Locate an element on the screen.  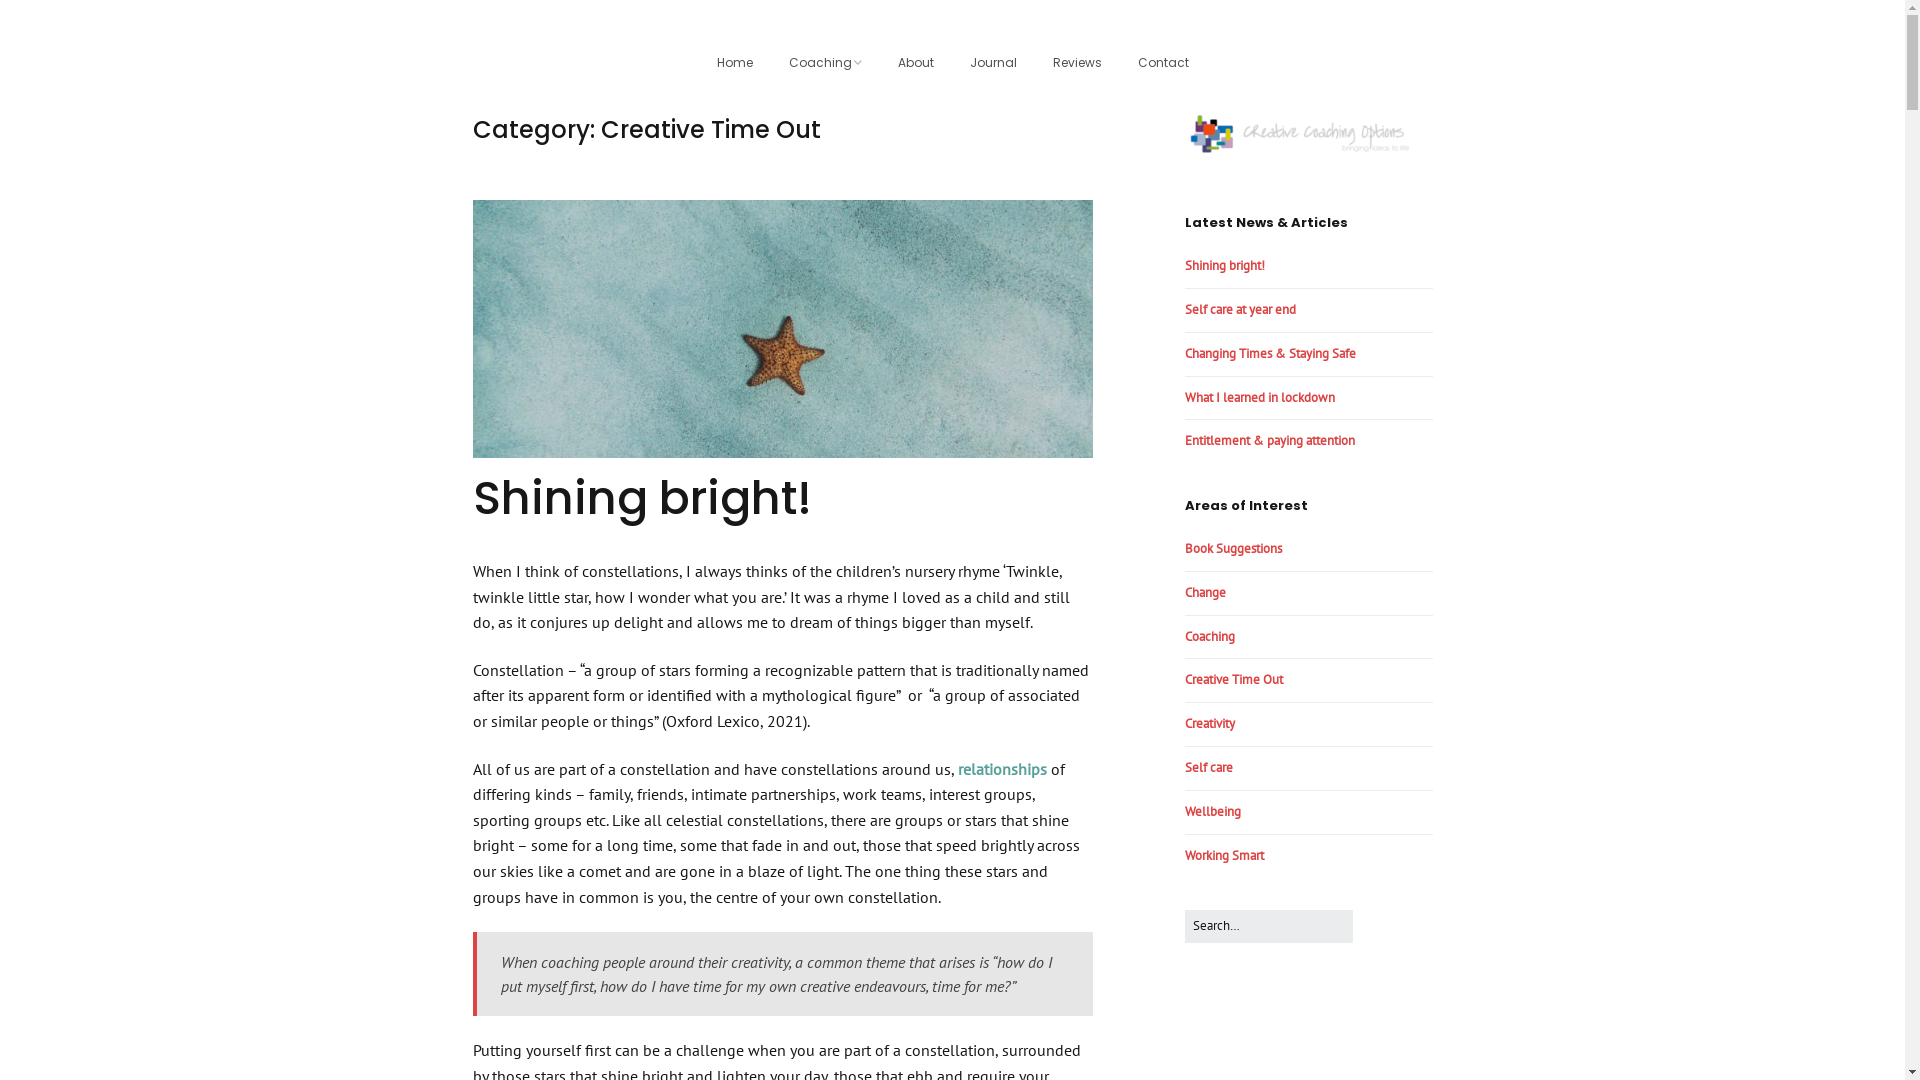
'Shining bright!' is located at coordinates (470, 496).